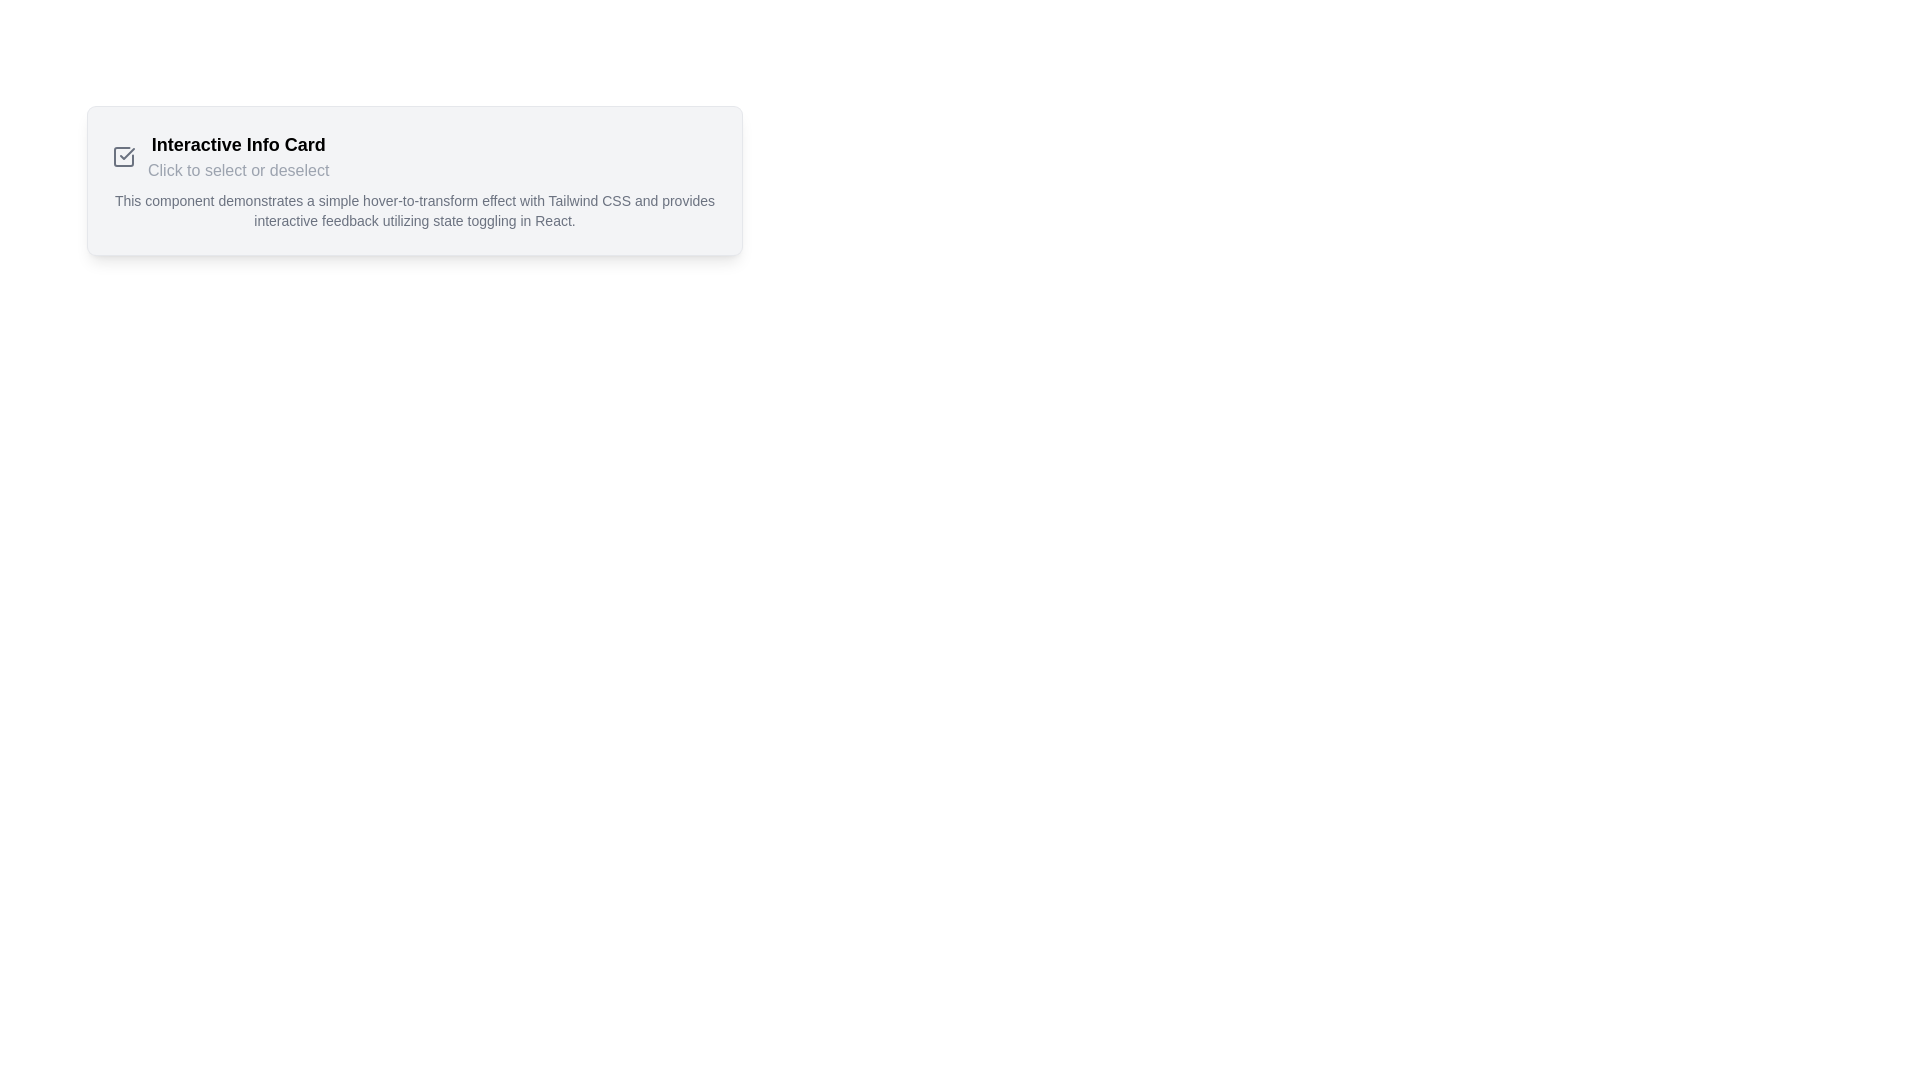  I want to click on the small check mark icon contained within the larger square icon, located in the top-left region of the card adjacent to the card's title, so click(126, 153).